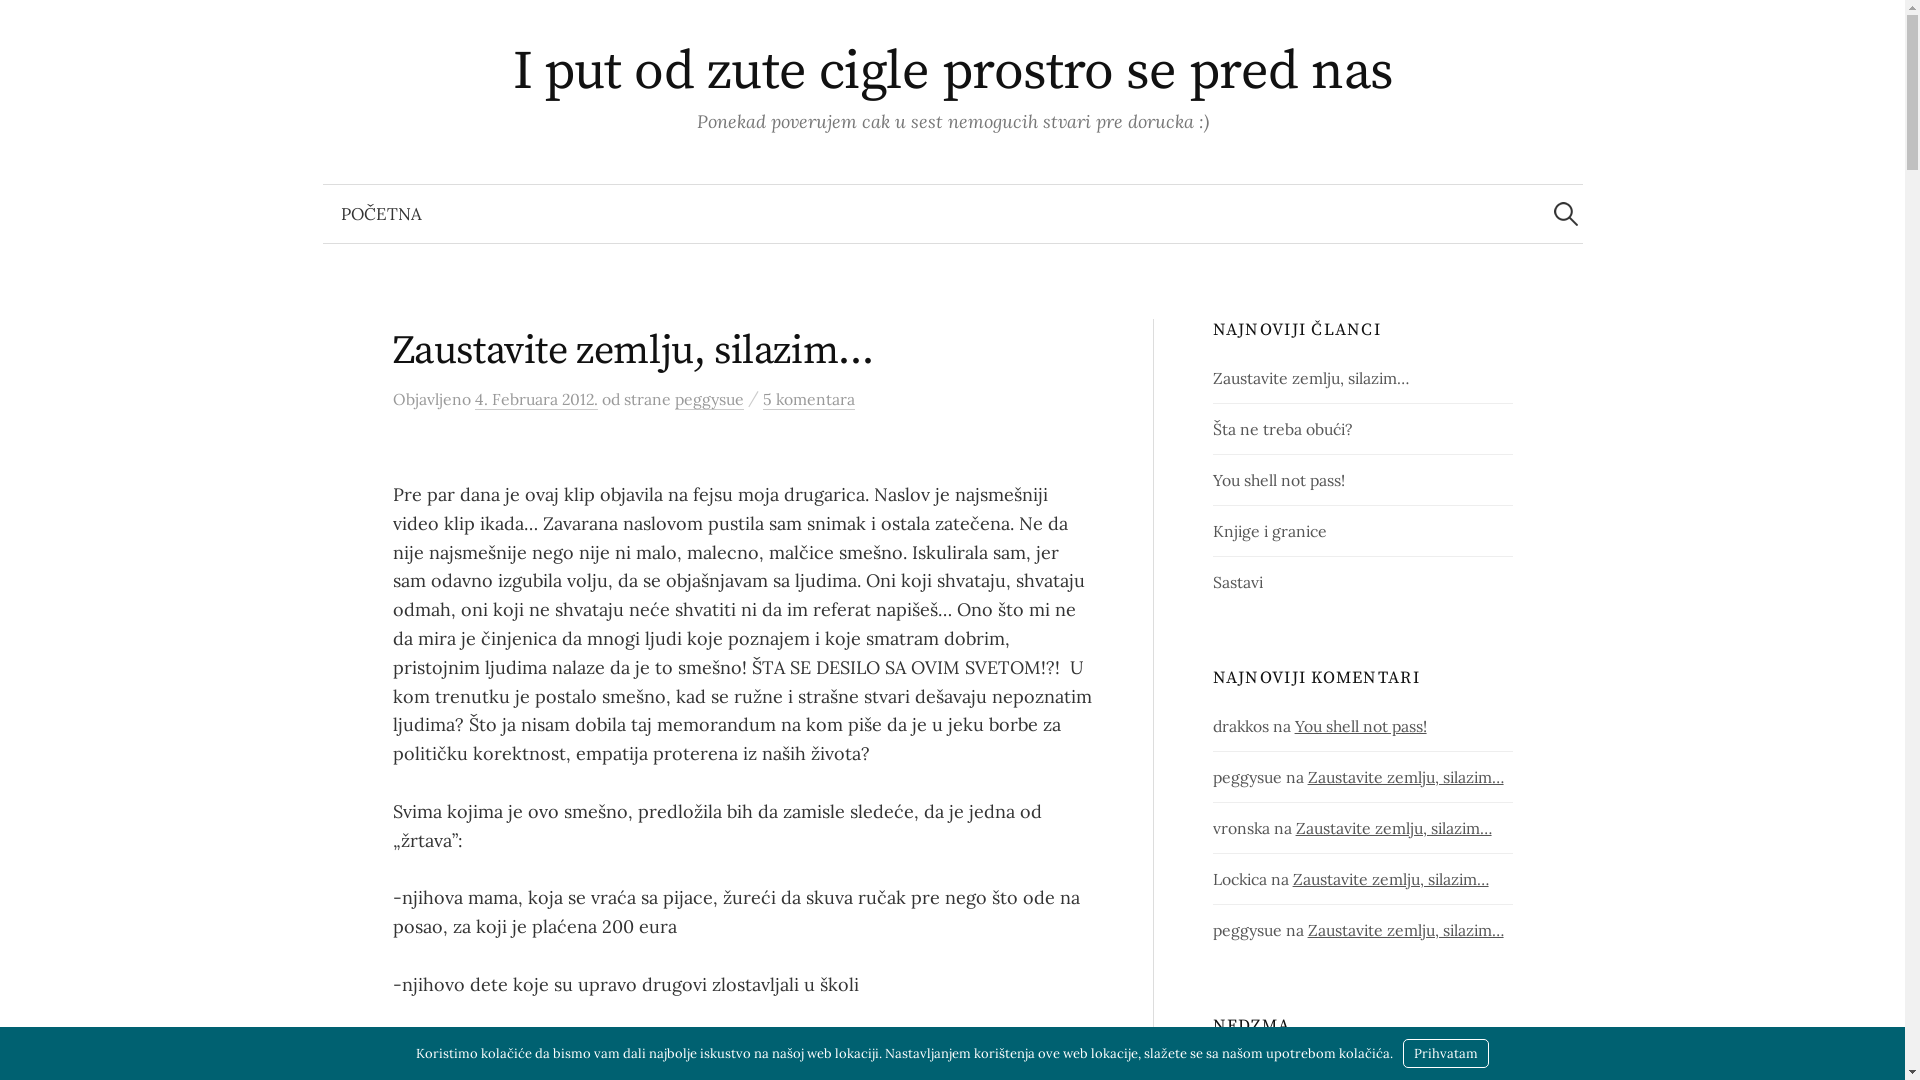 The width and height of the screenshot is (1920, 1080). Describe the element at coordinates (1445, 1052) in the screenshot. I see `'Prihvatam'` at that location.